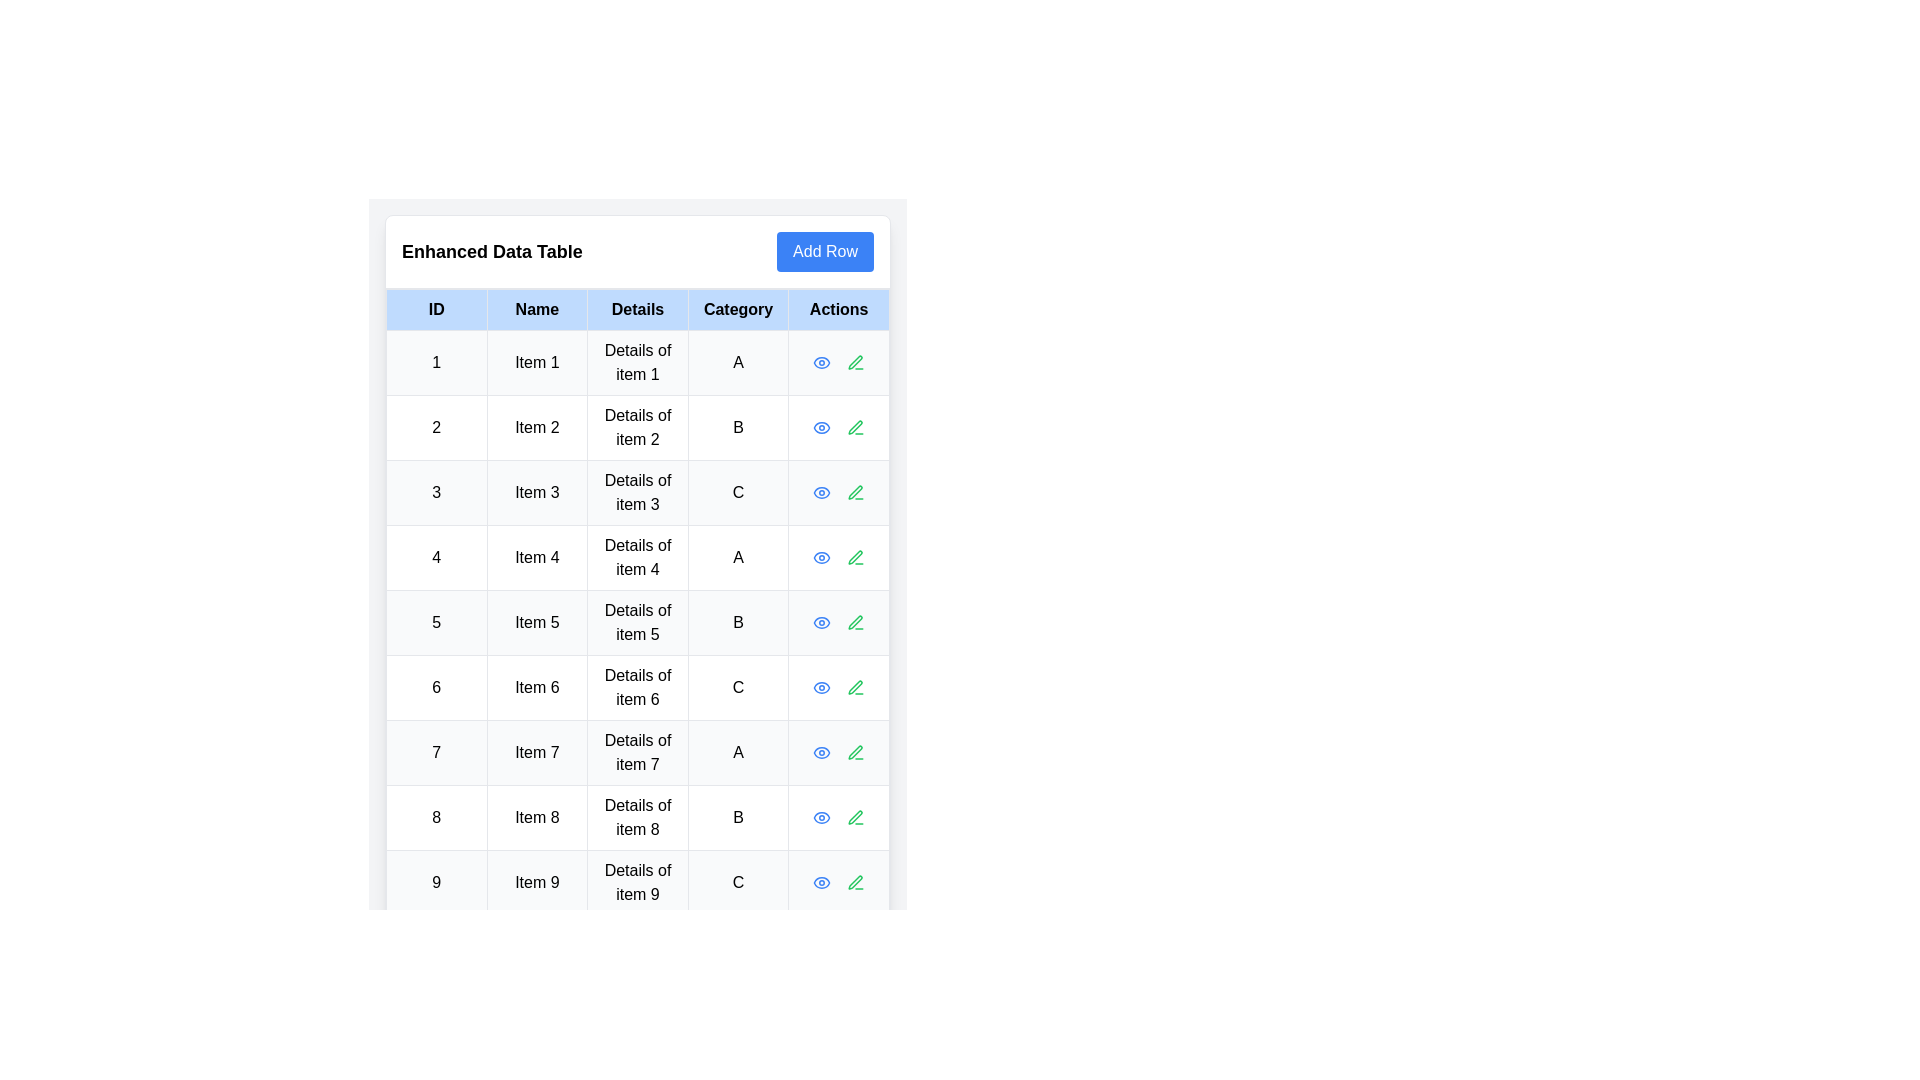 This screenshot has width=1920, height=1080. Describe the element at coordinates (737, 309) in the screenshot. I see `the 'Category' column header in the data table, which is the fourth header in a row of five, located near the top-center of the interface` at that location.